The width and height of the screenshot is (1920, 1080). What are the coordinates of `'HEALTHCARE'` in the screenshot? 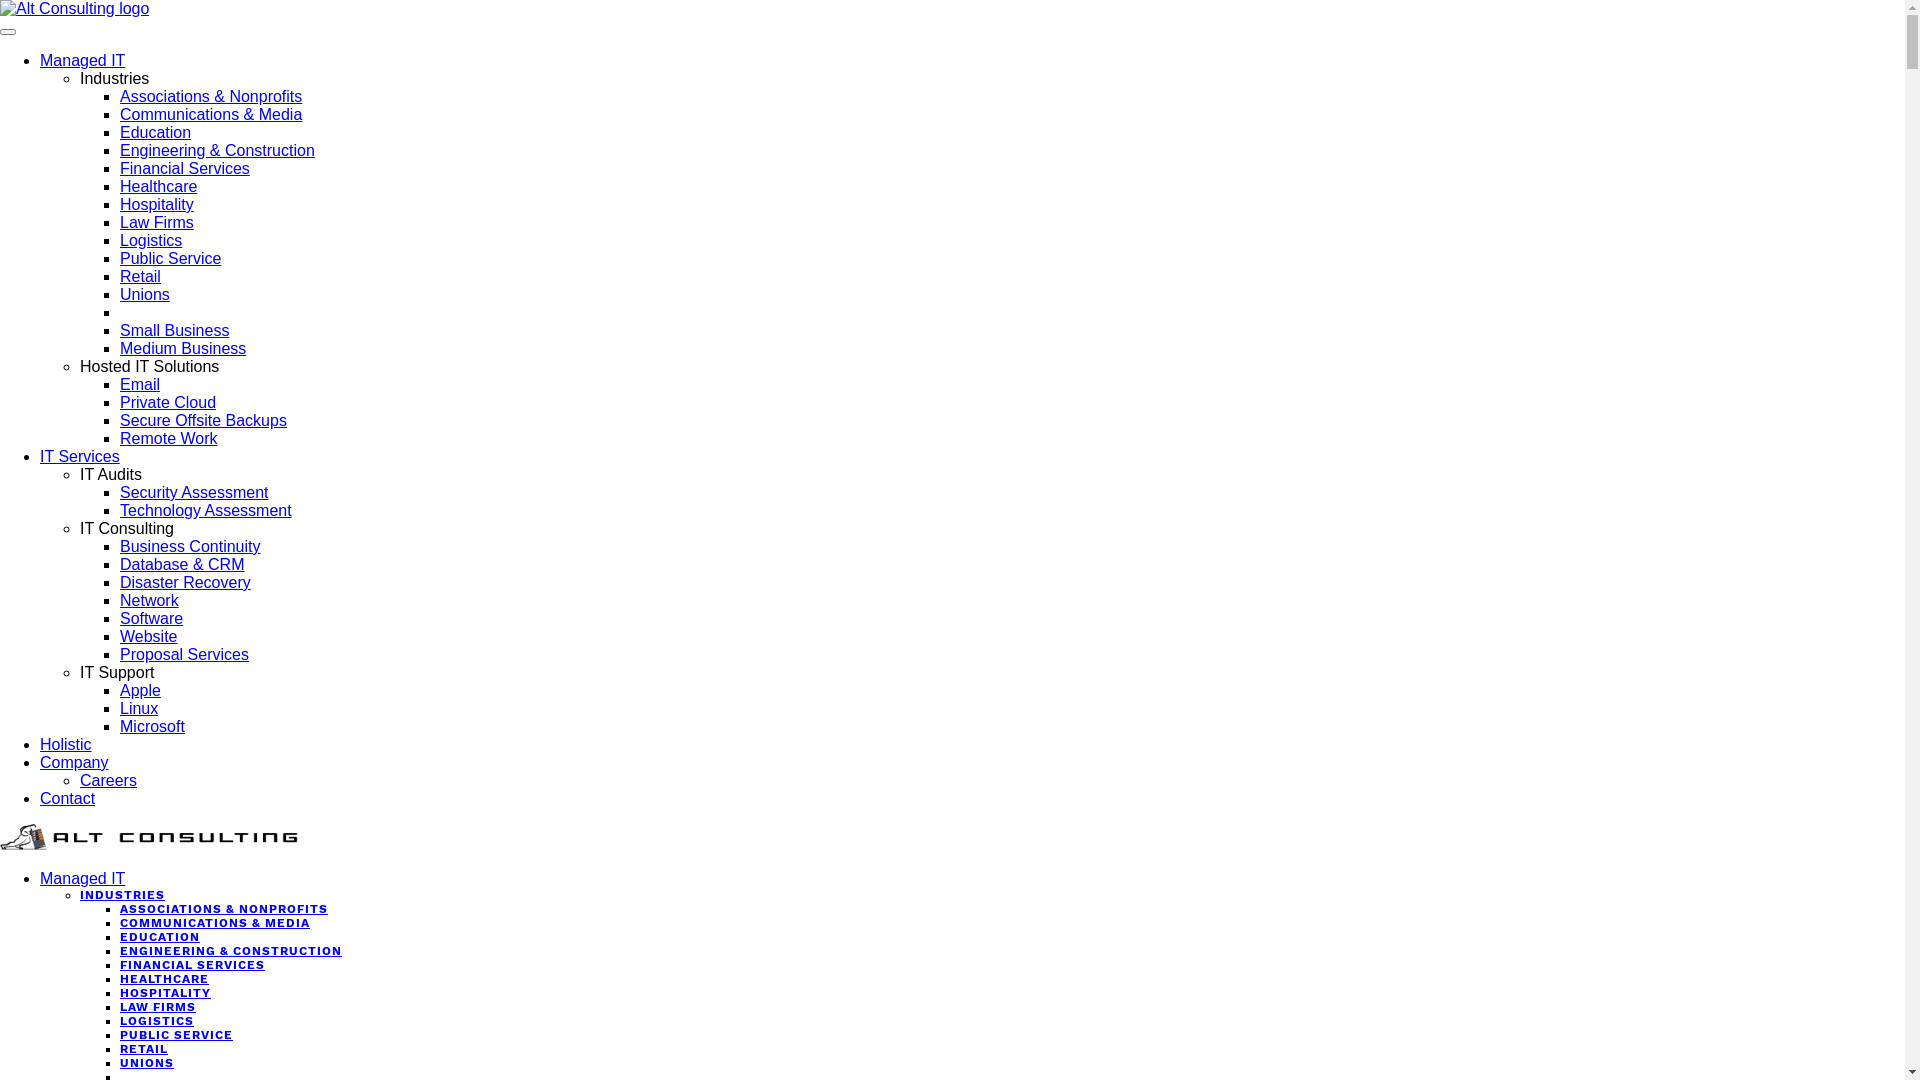 It's located at (164, 978).